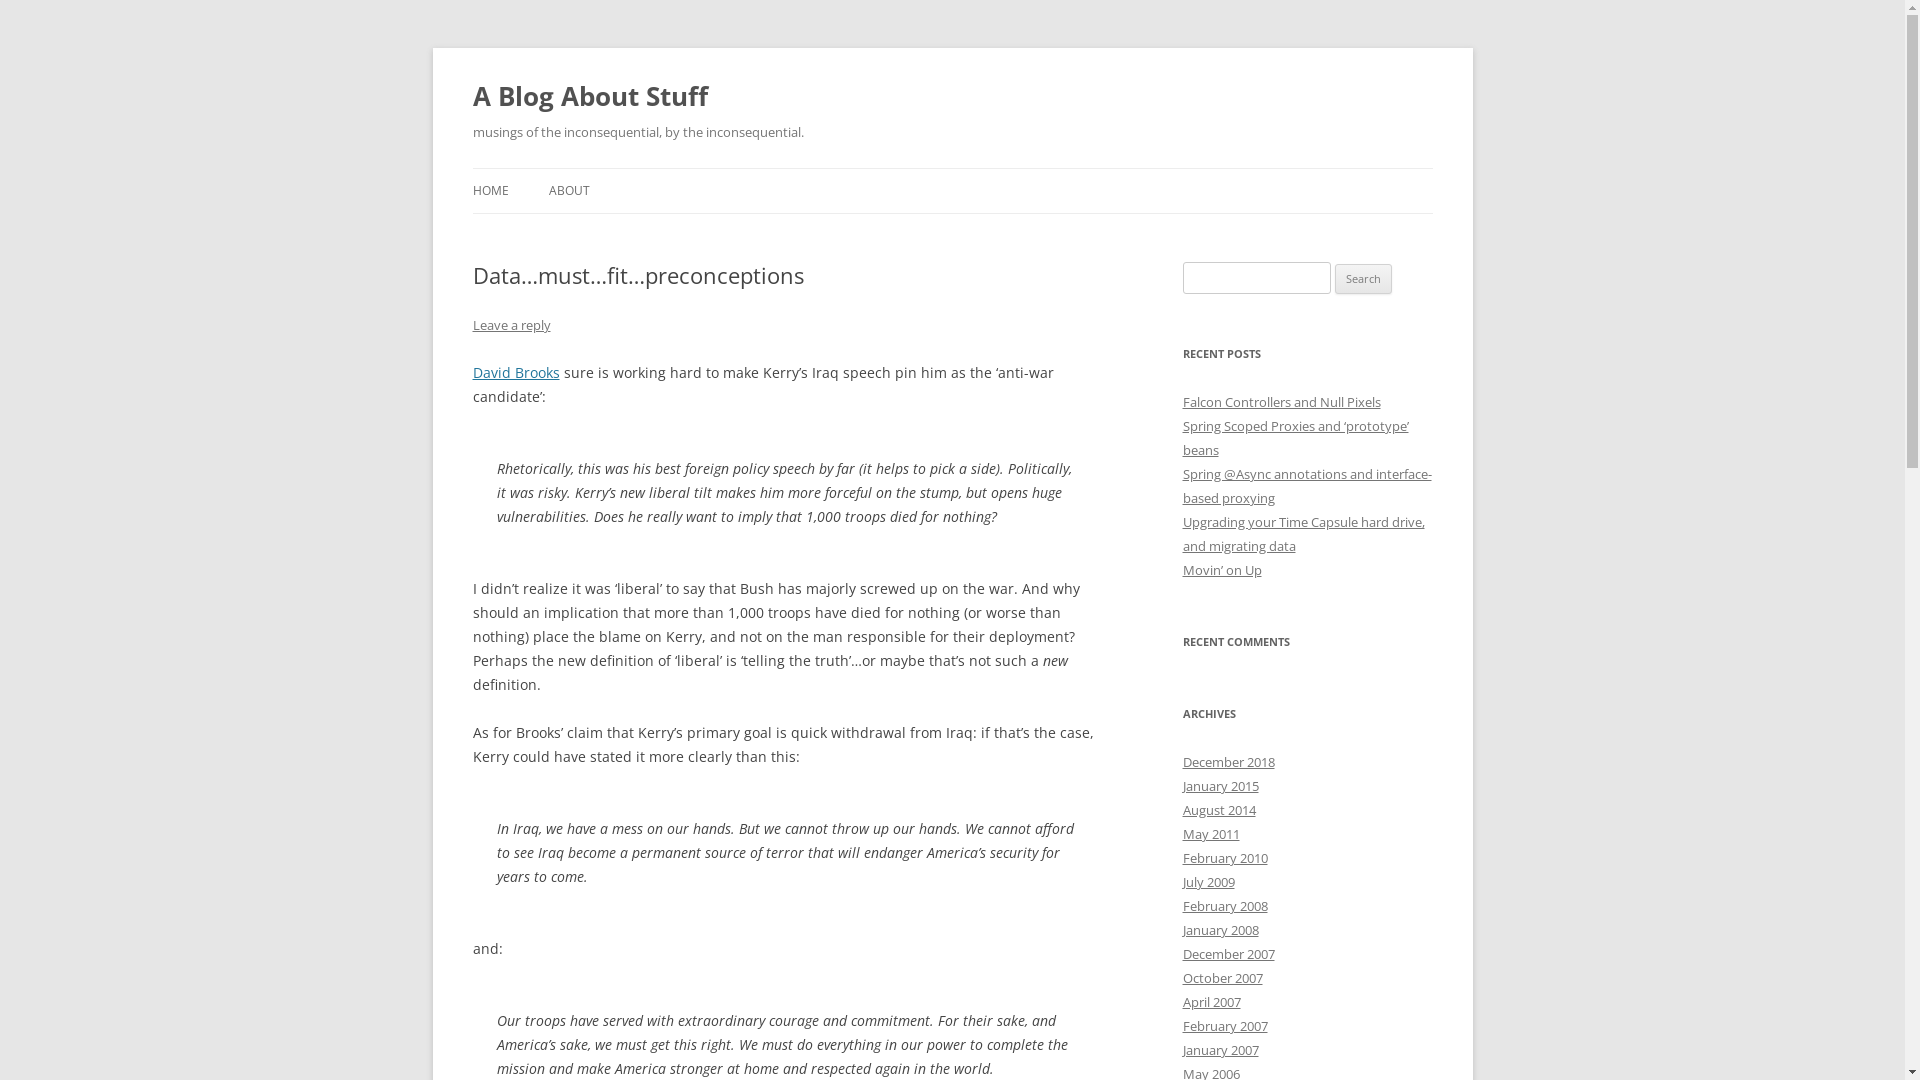 The height and width of the screenshot is (1080, 1920). I want to click on 'February 2008', so click(1223, 906).